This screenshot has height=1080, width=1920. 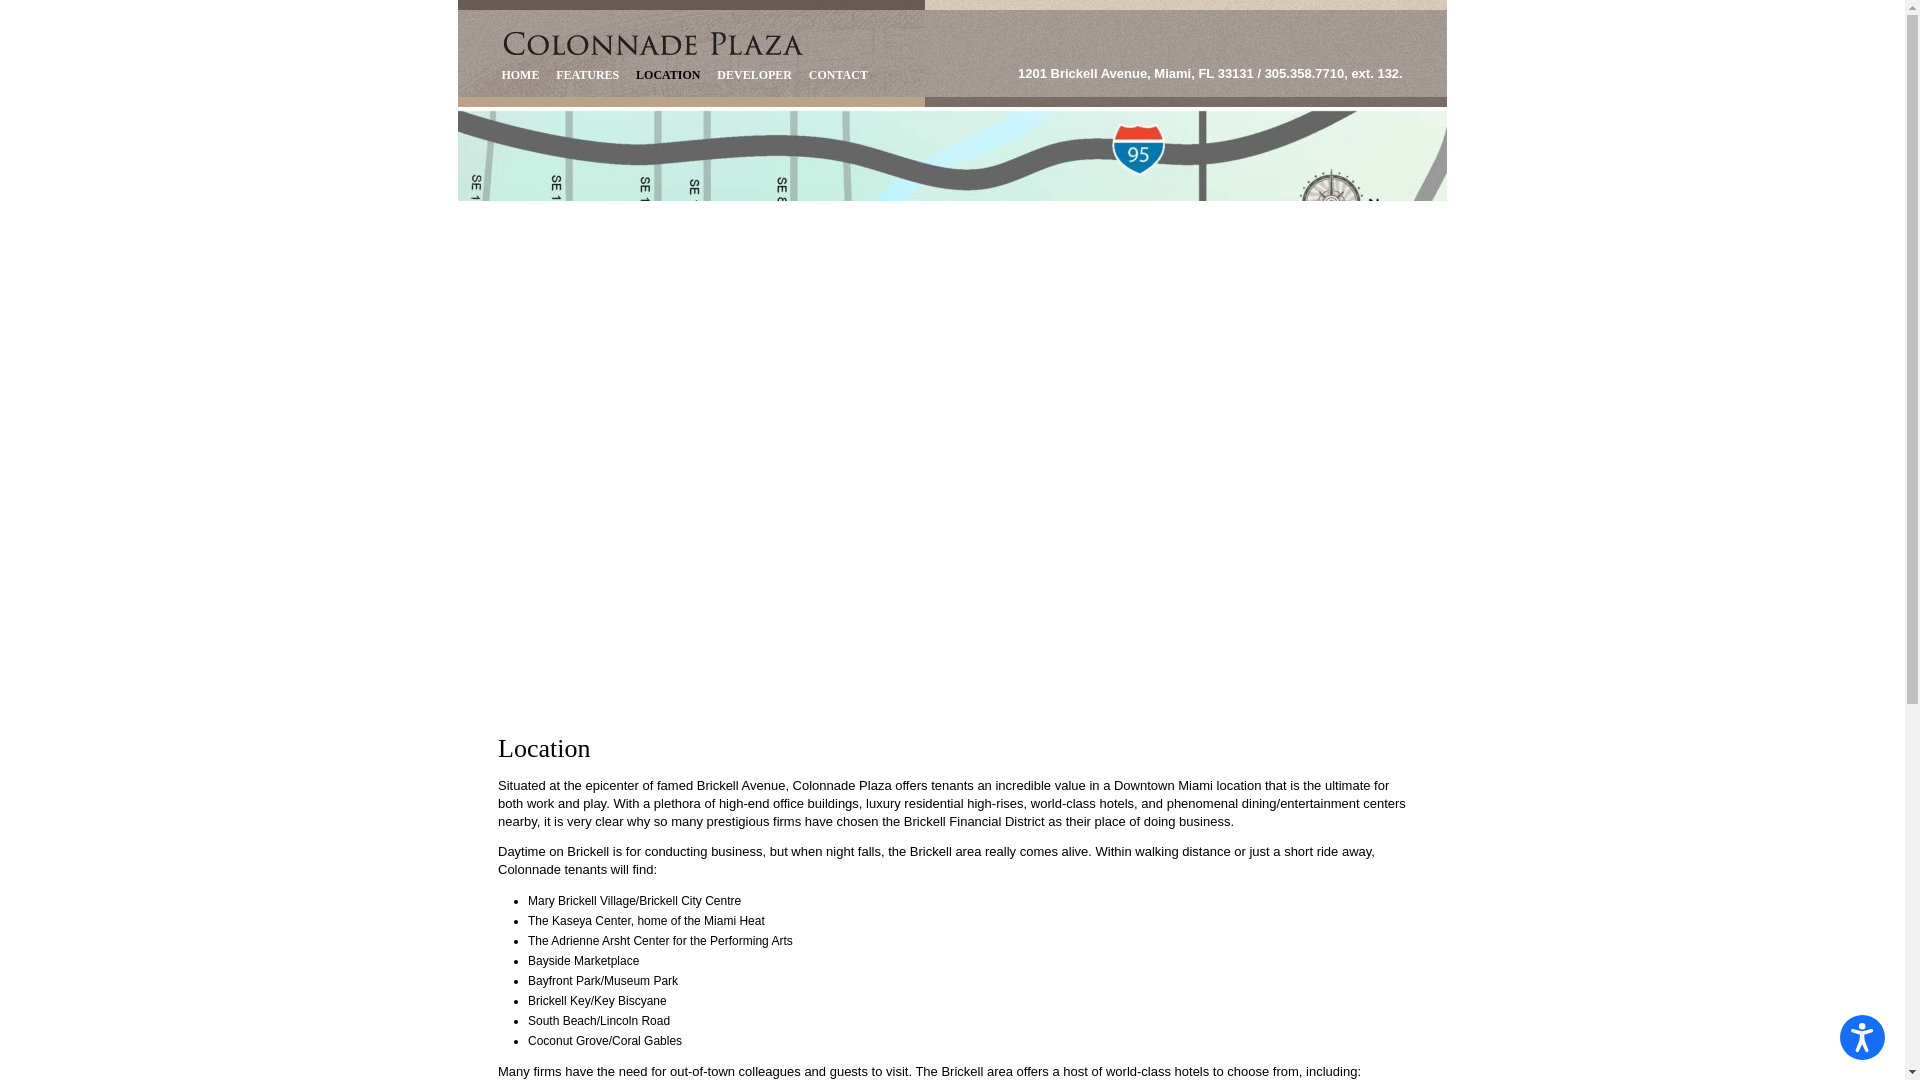 I want to click on 'FEATURES', so click(x=547, y=74).